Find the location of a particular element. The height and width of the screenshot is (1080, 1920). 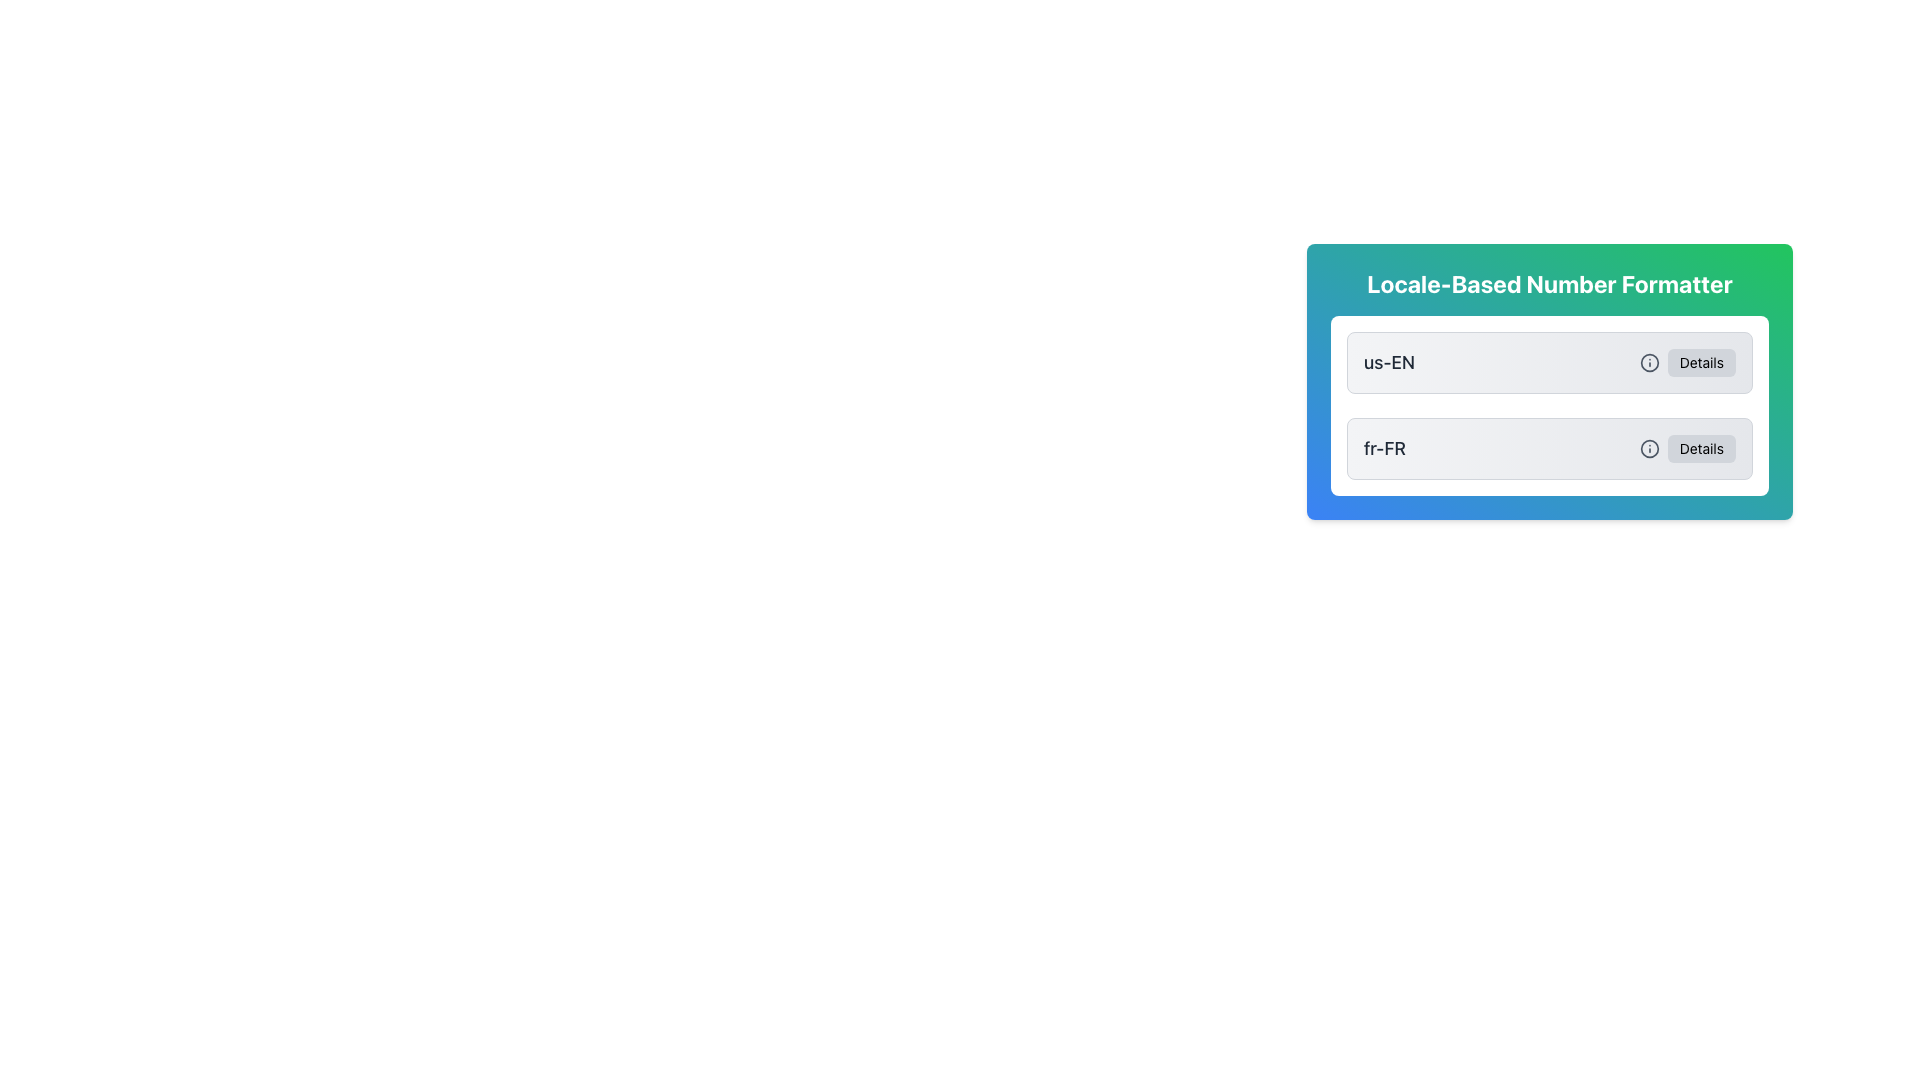

the 'Details' button located to the right of the 'fr-FR' locale code is located at coordinates (1686, 447).